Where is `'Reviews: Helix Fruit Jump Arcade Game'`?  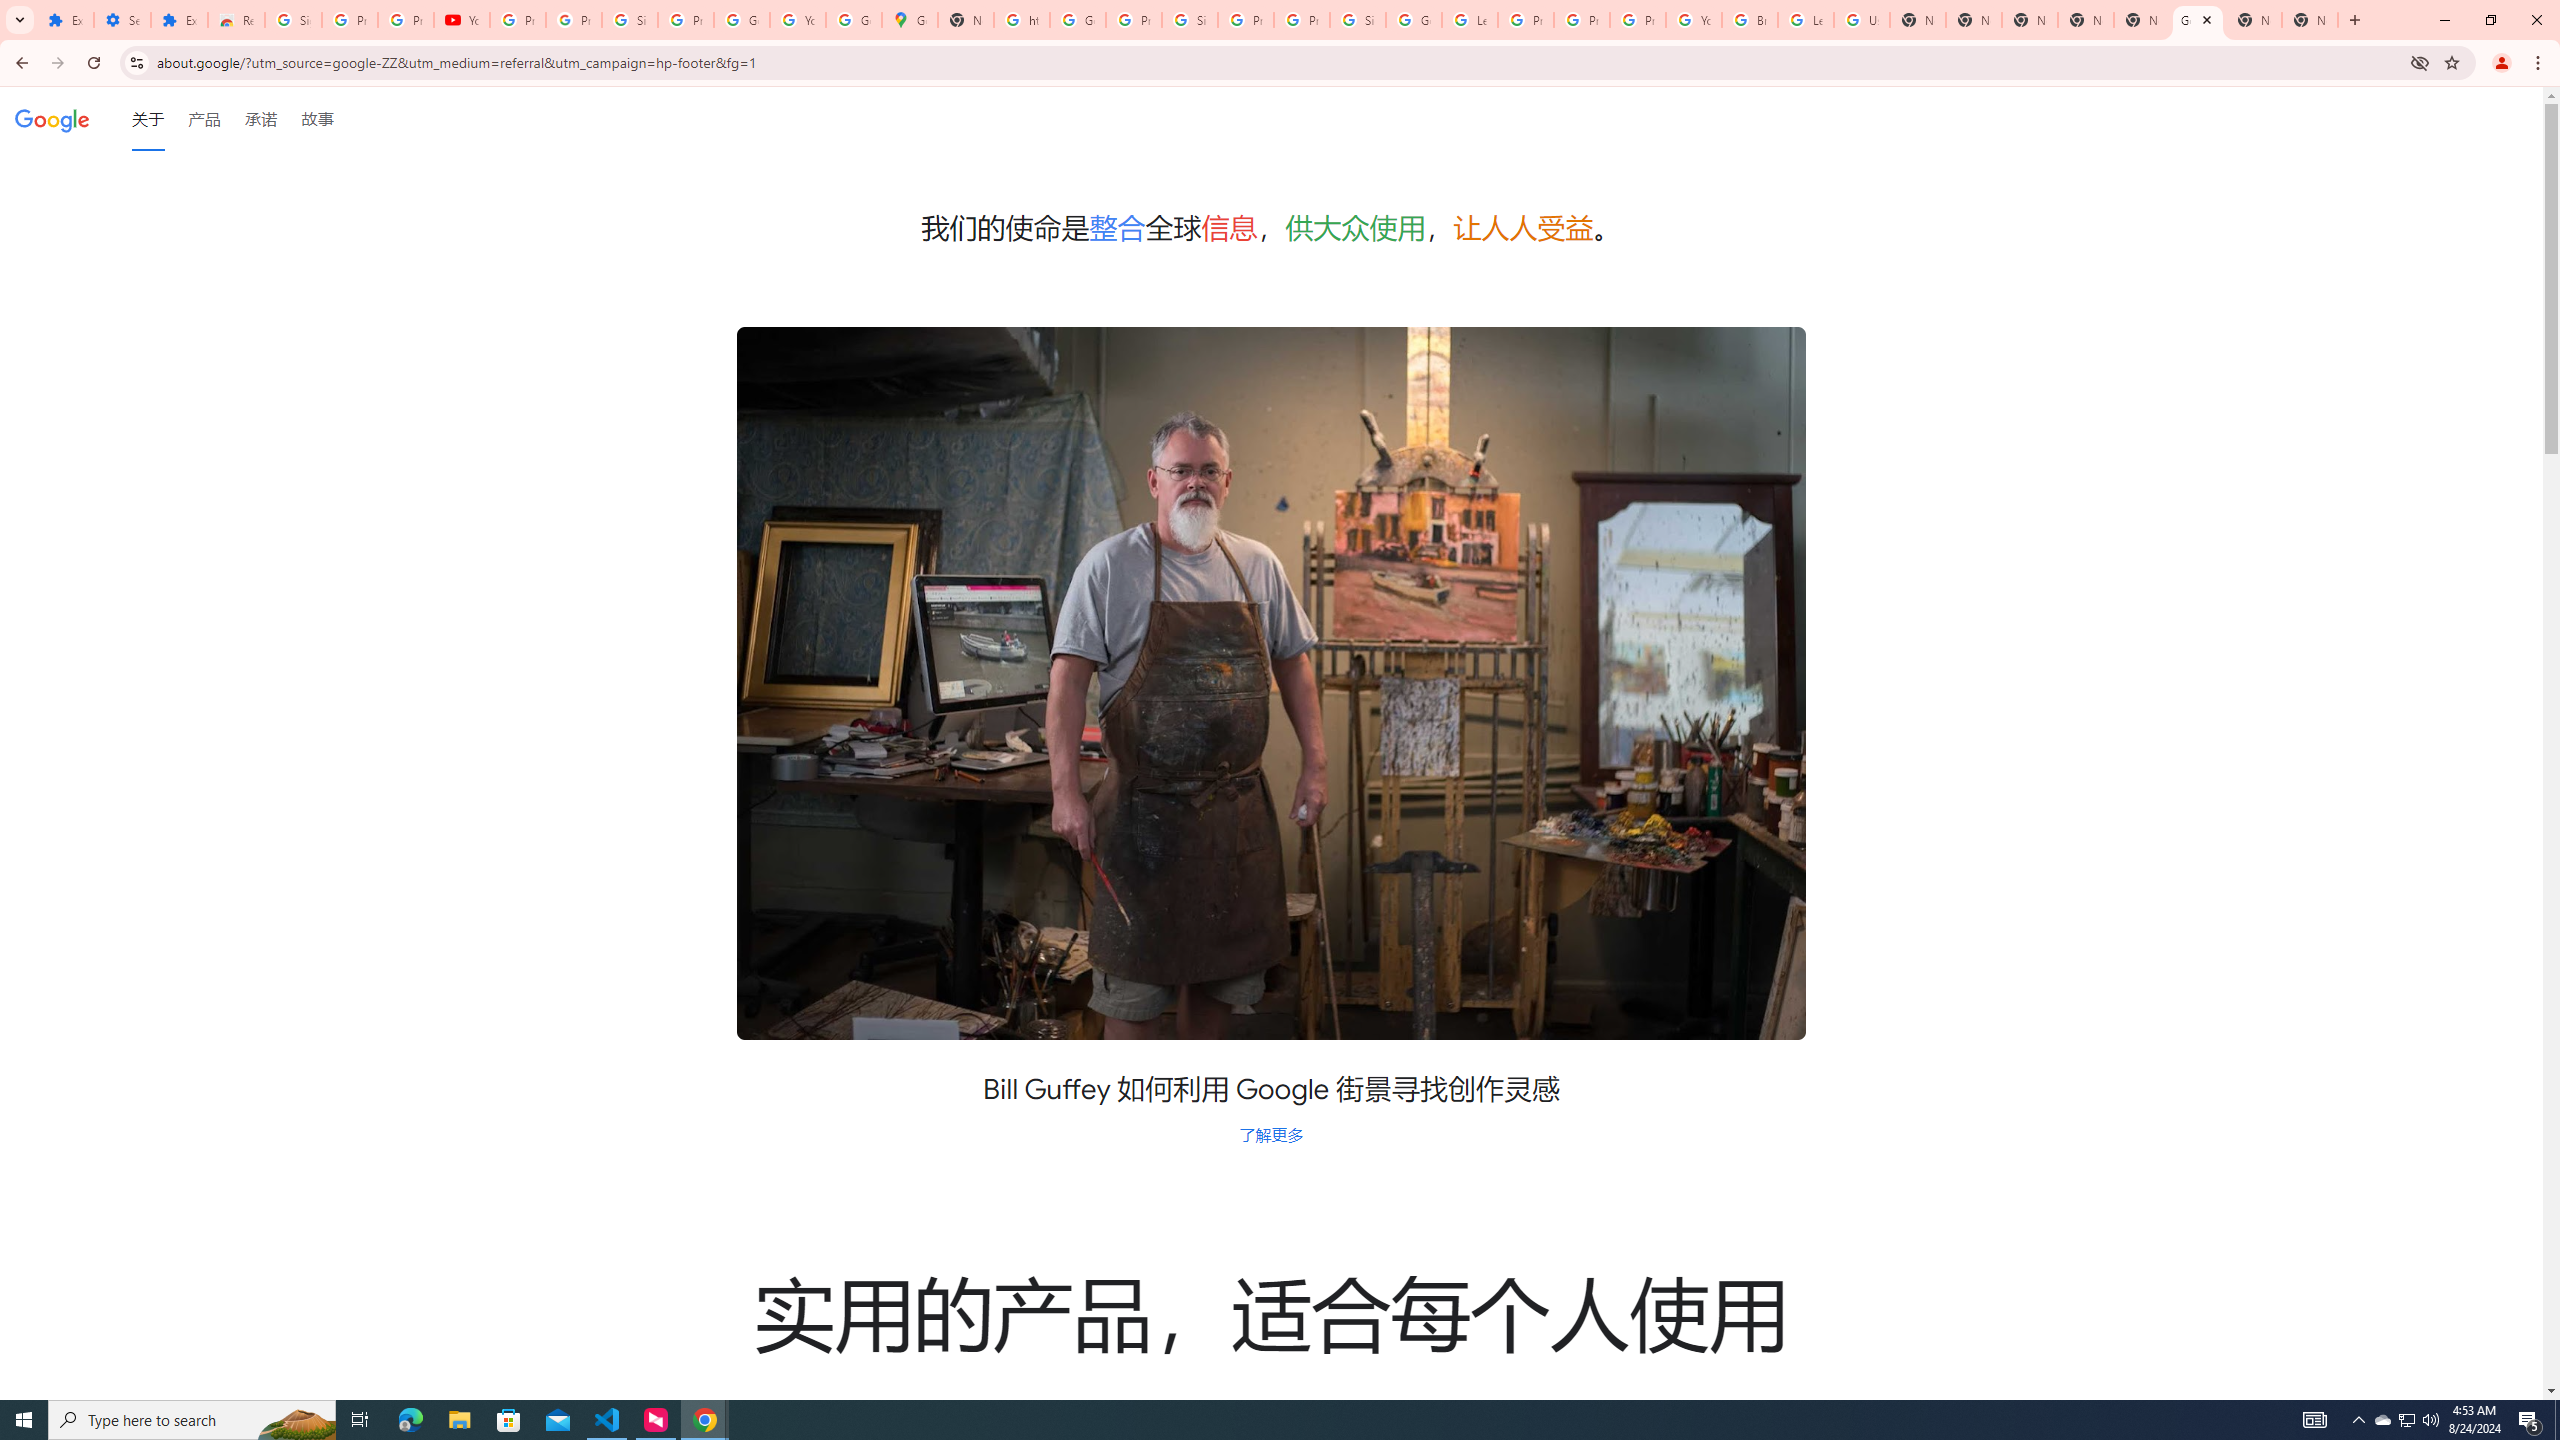 'Reviews: Helix Fruit Jump Arcade Game' is located at coordinates (236, 19).